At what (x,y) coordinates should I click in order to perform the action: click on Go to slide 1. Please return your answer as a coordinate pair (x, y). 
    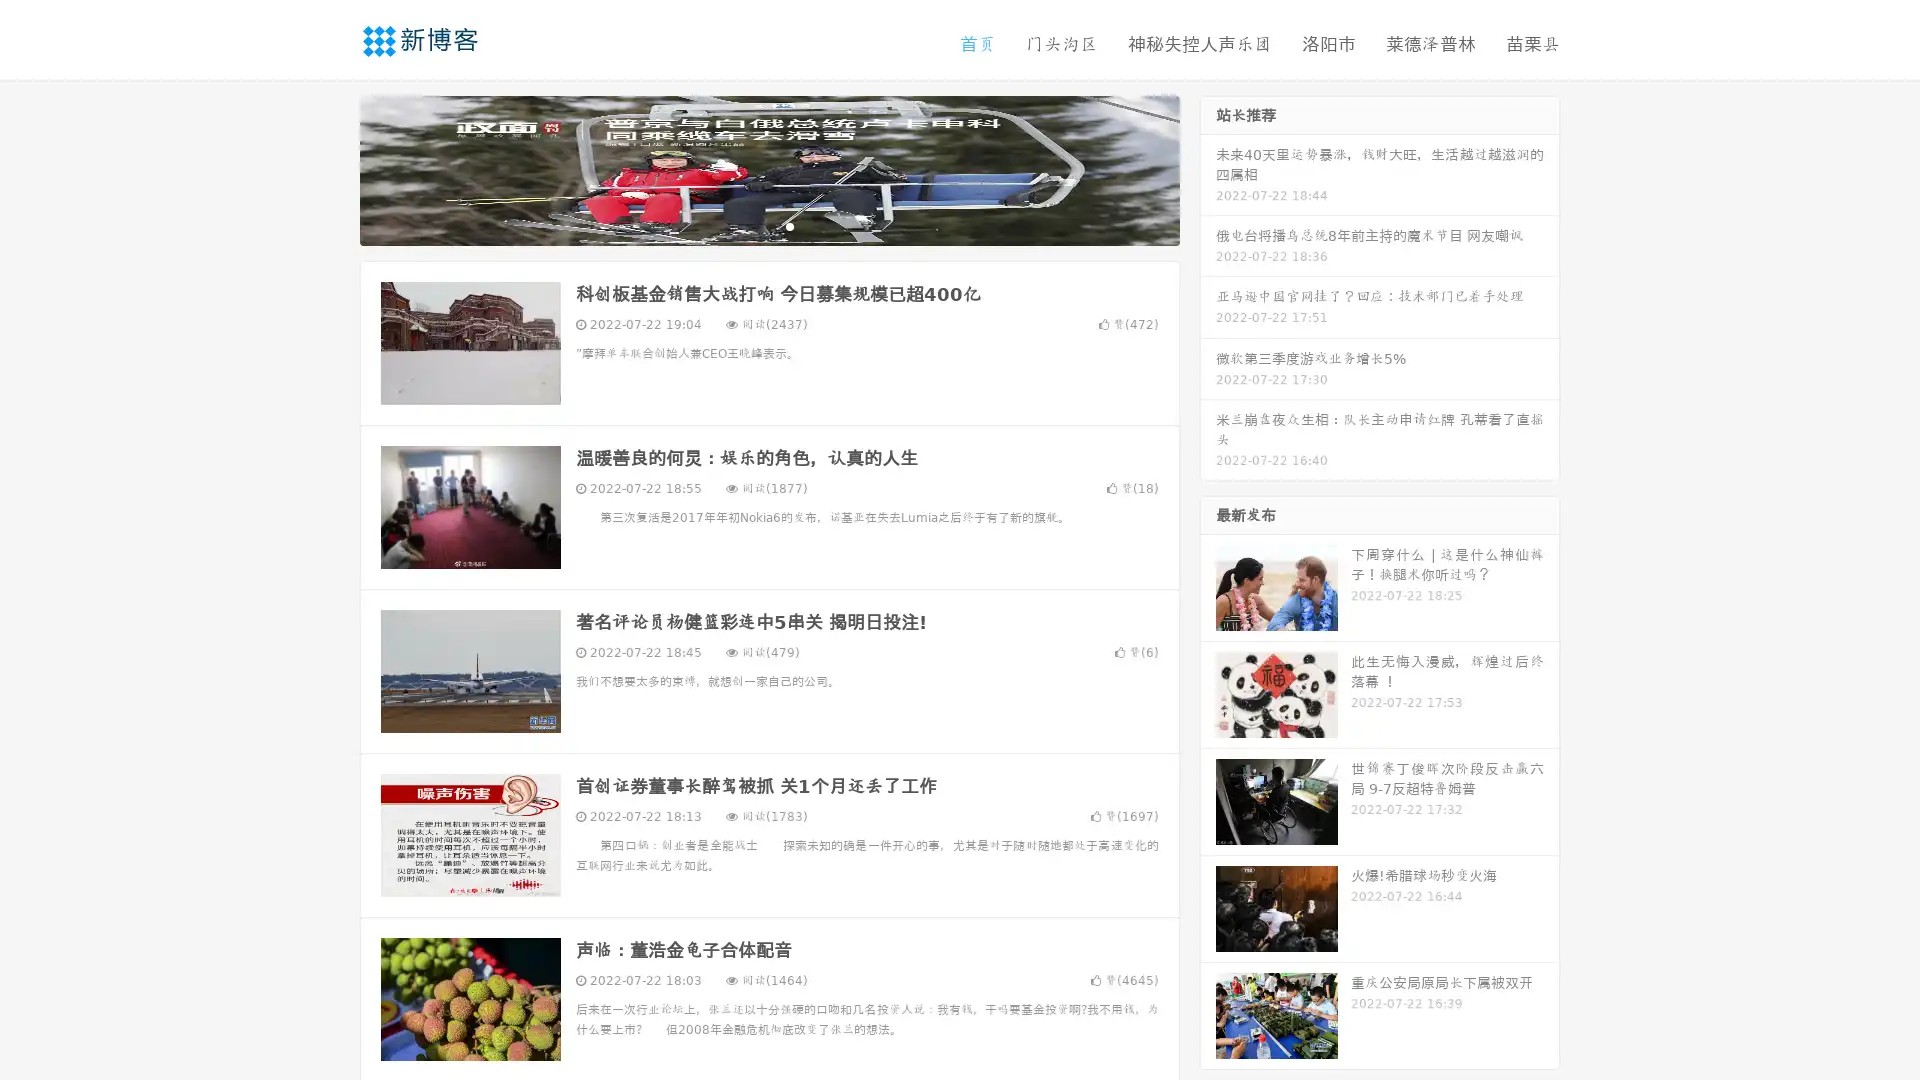
    Looking at the image, I should click on (748, 225).